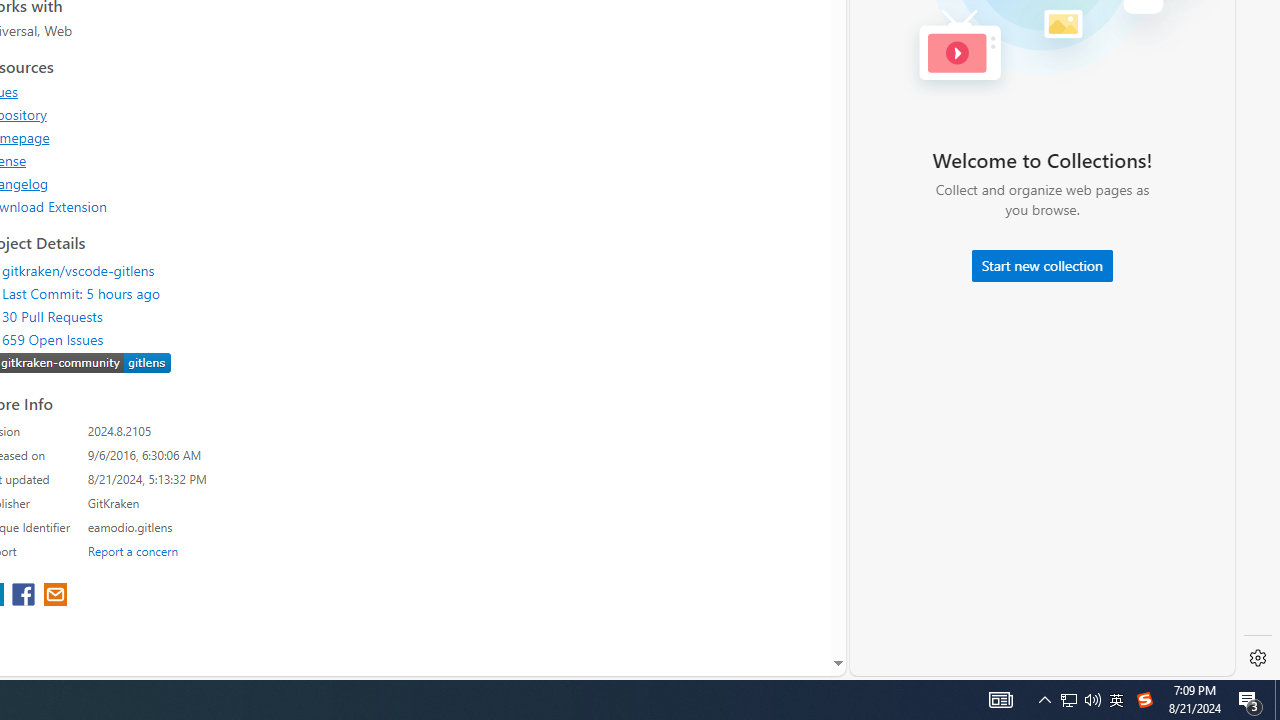  Describe the element at coordinates (132, 550) in the screenshot. I see `'Report a concern'` at that location.